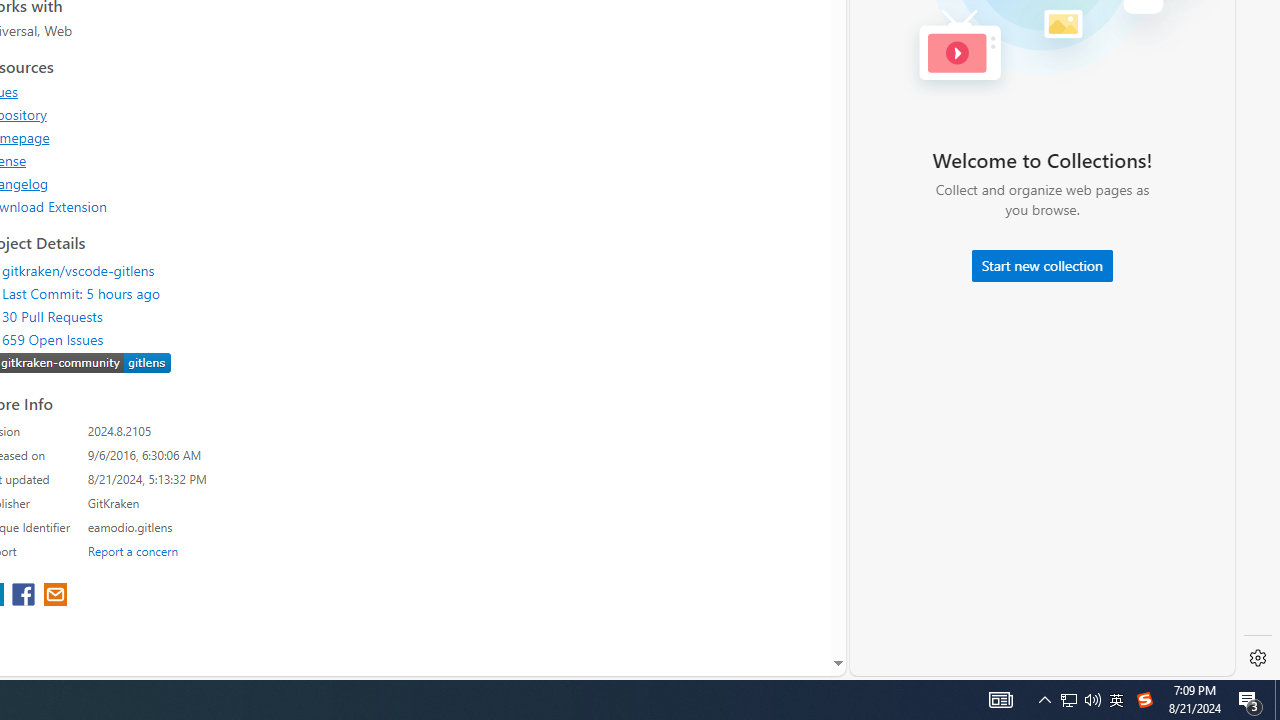  Describe the element at coordinates (132, 550) in the screenshot. I see `'Report a concern'` at that location.